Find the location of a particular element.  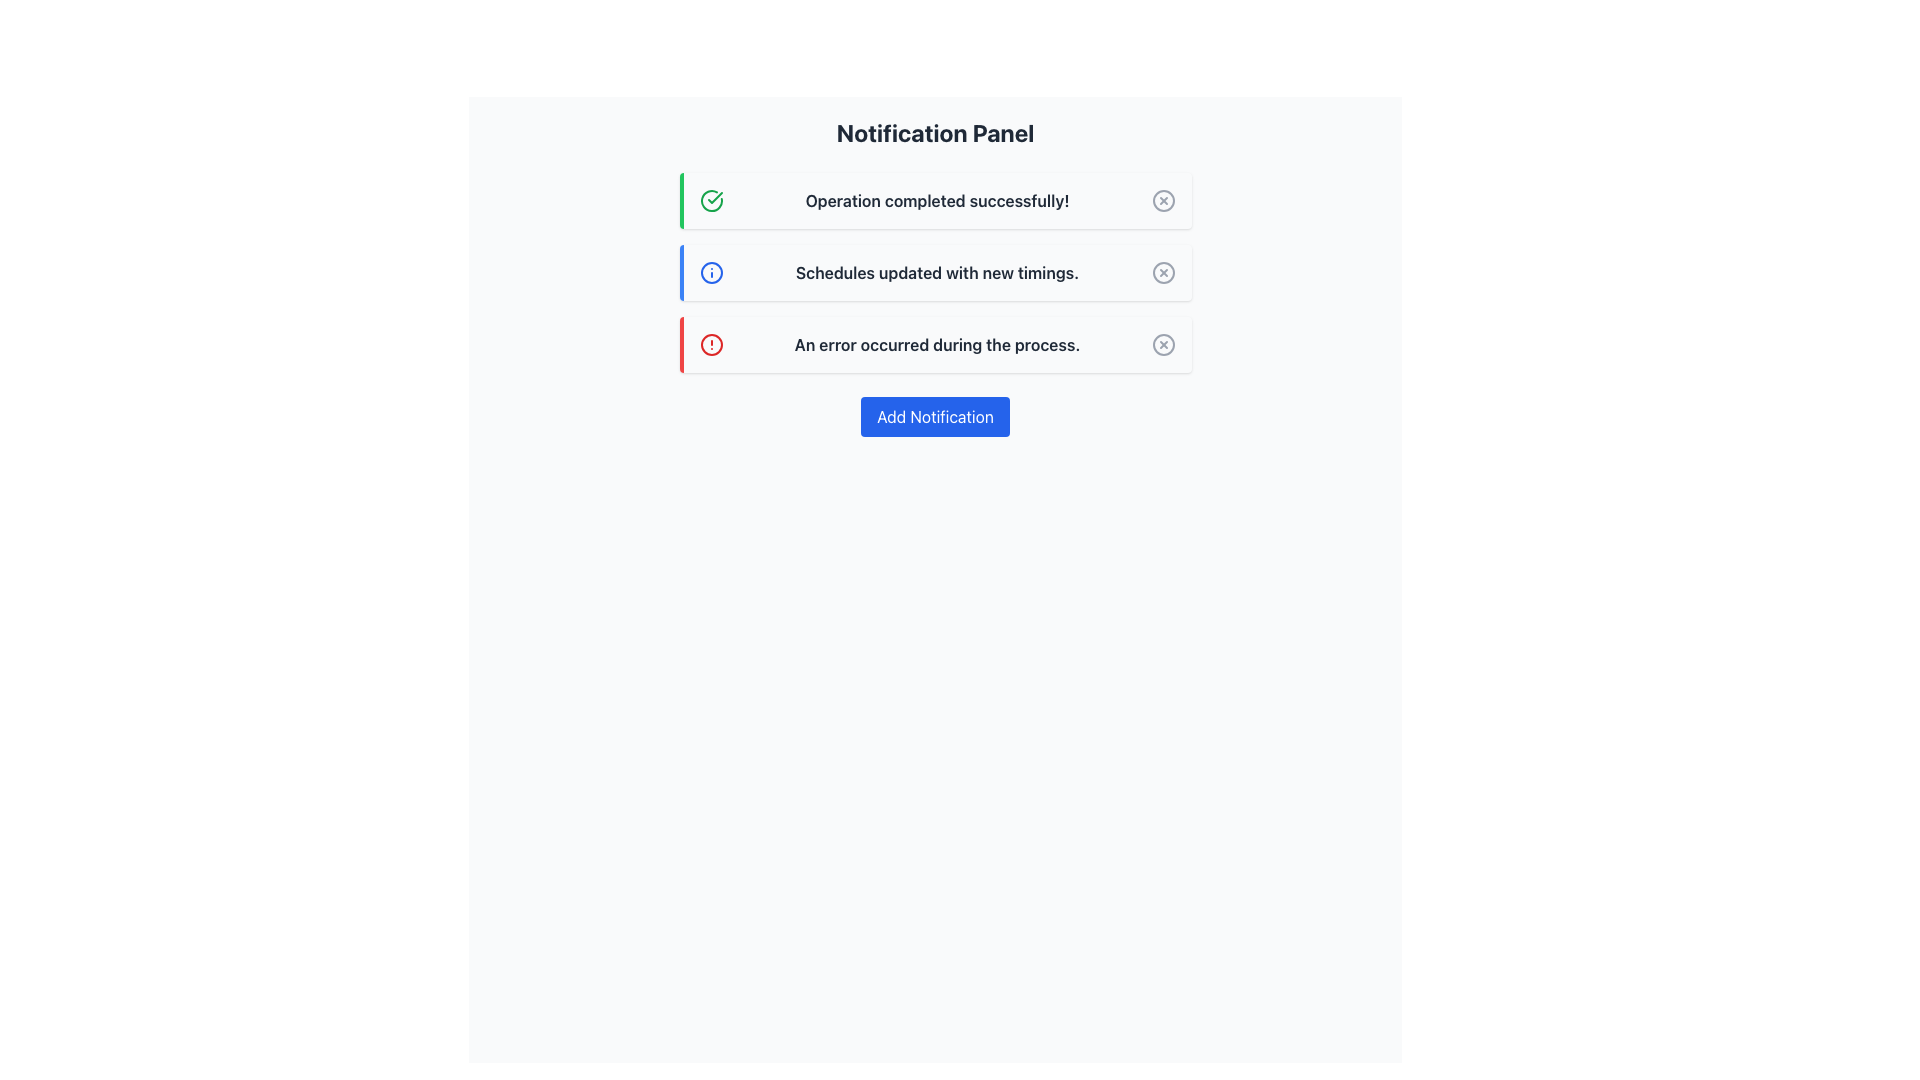

the text label displaying 'An error occurred during the process.' which is bolded in dark gray on a light red background, located between 'Schedules updated with new timings.' and 'Add Notification.' is located at coordinates (936, 343).